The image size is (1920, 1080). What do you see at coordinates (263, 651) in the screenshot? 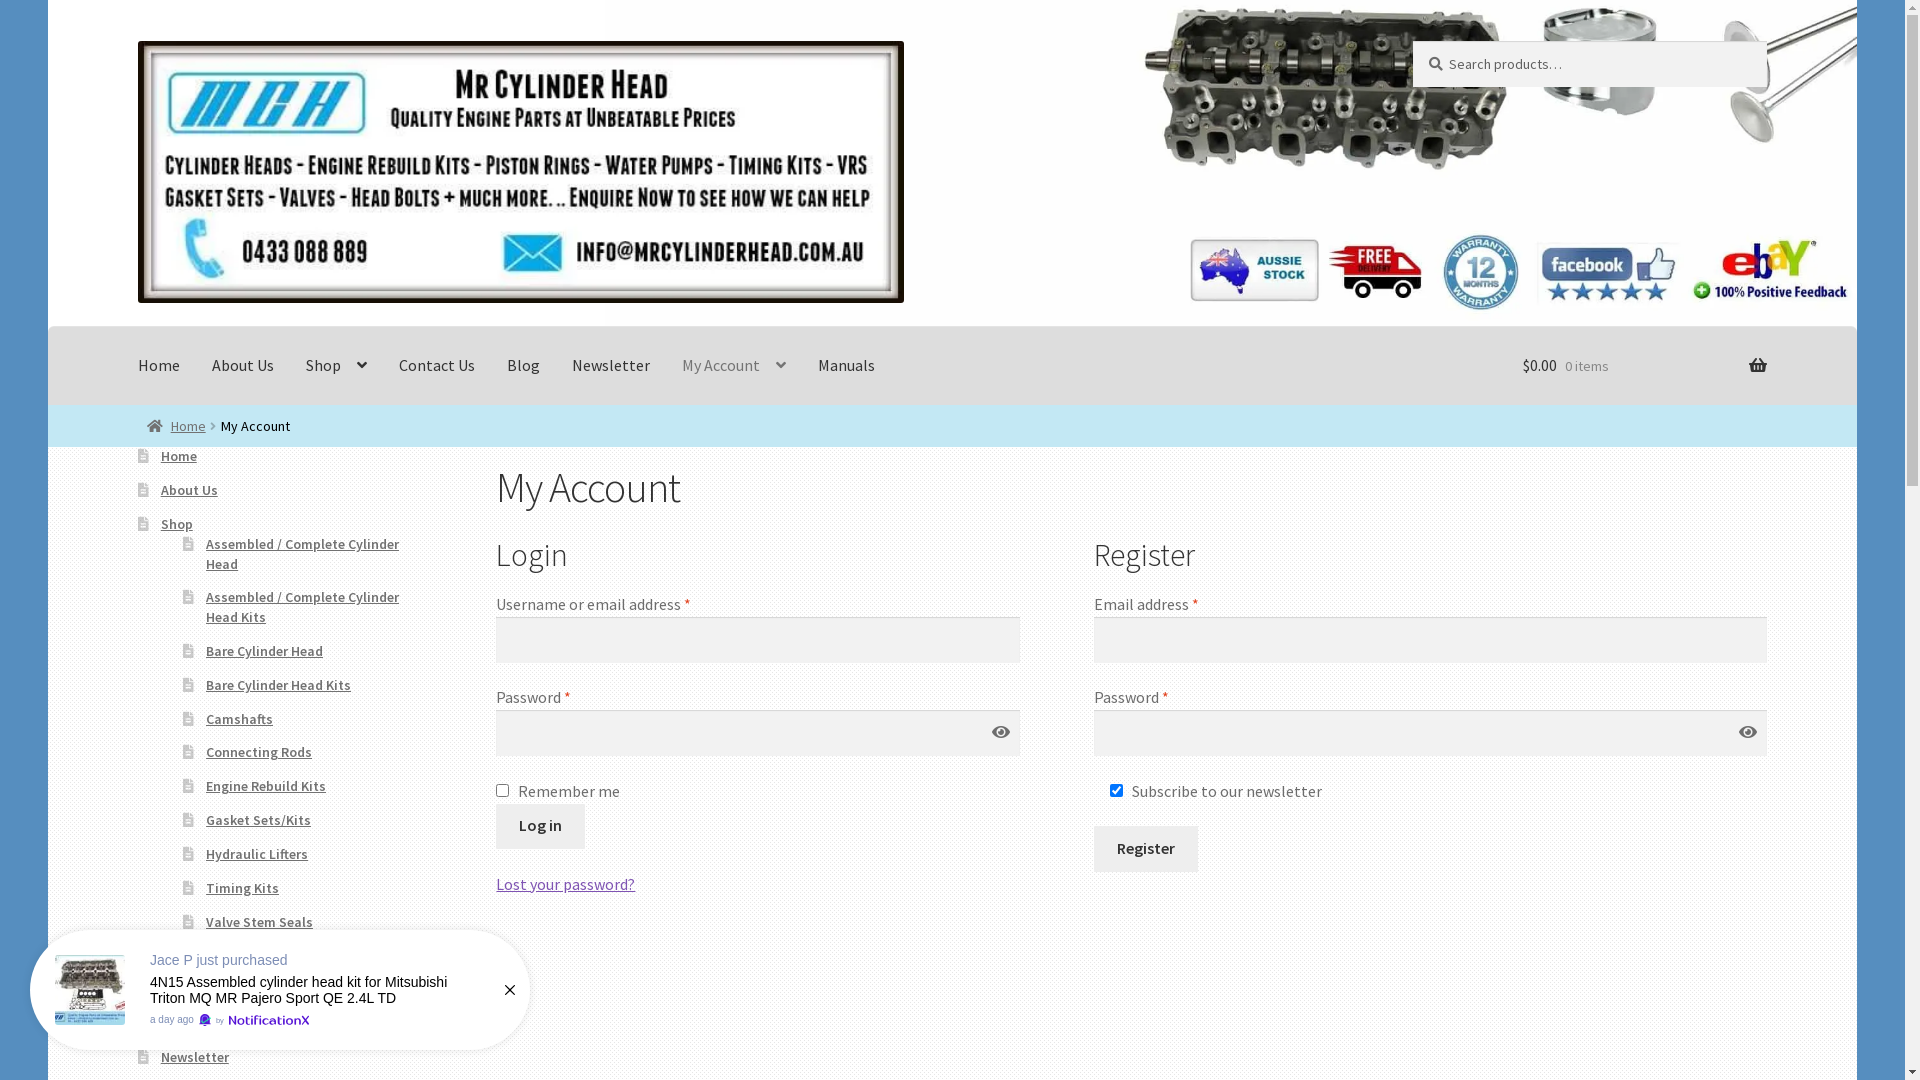
I see `'Bare Cylinder Head'` at bounding box center [263, 651].